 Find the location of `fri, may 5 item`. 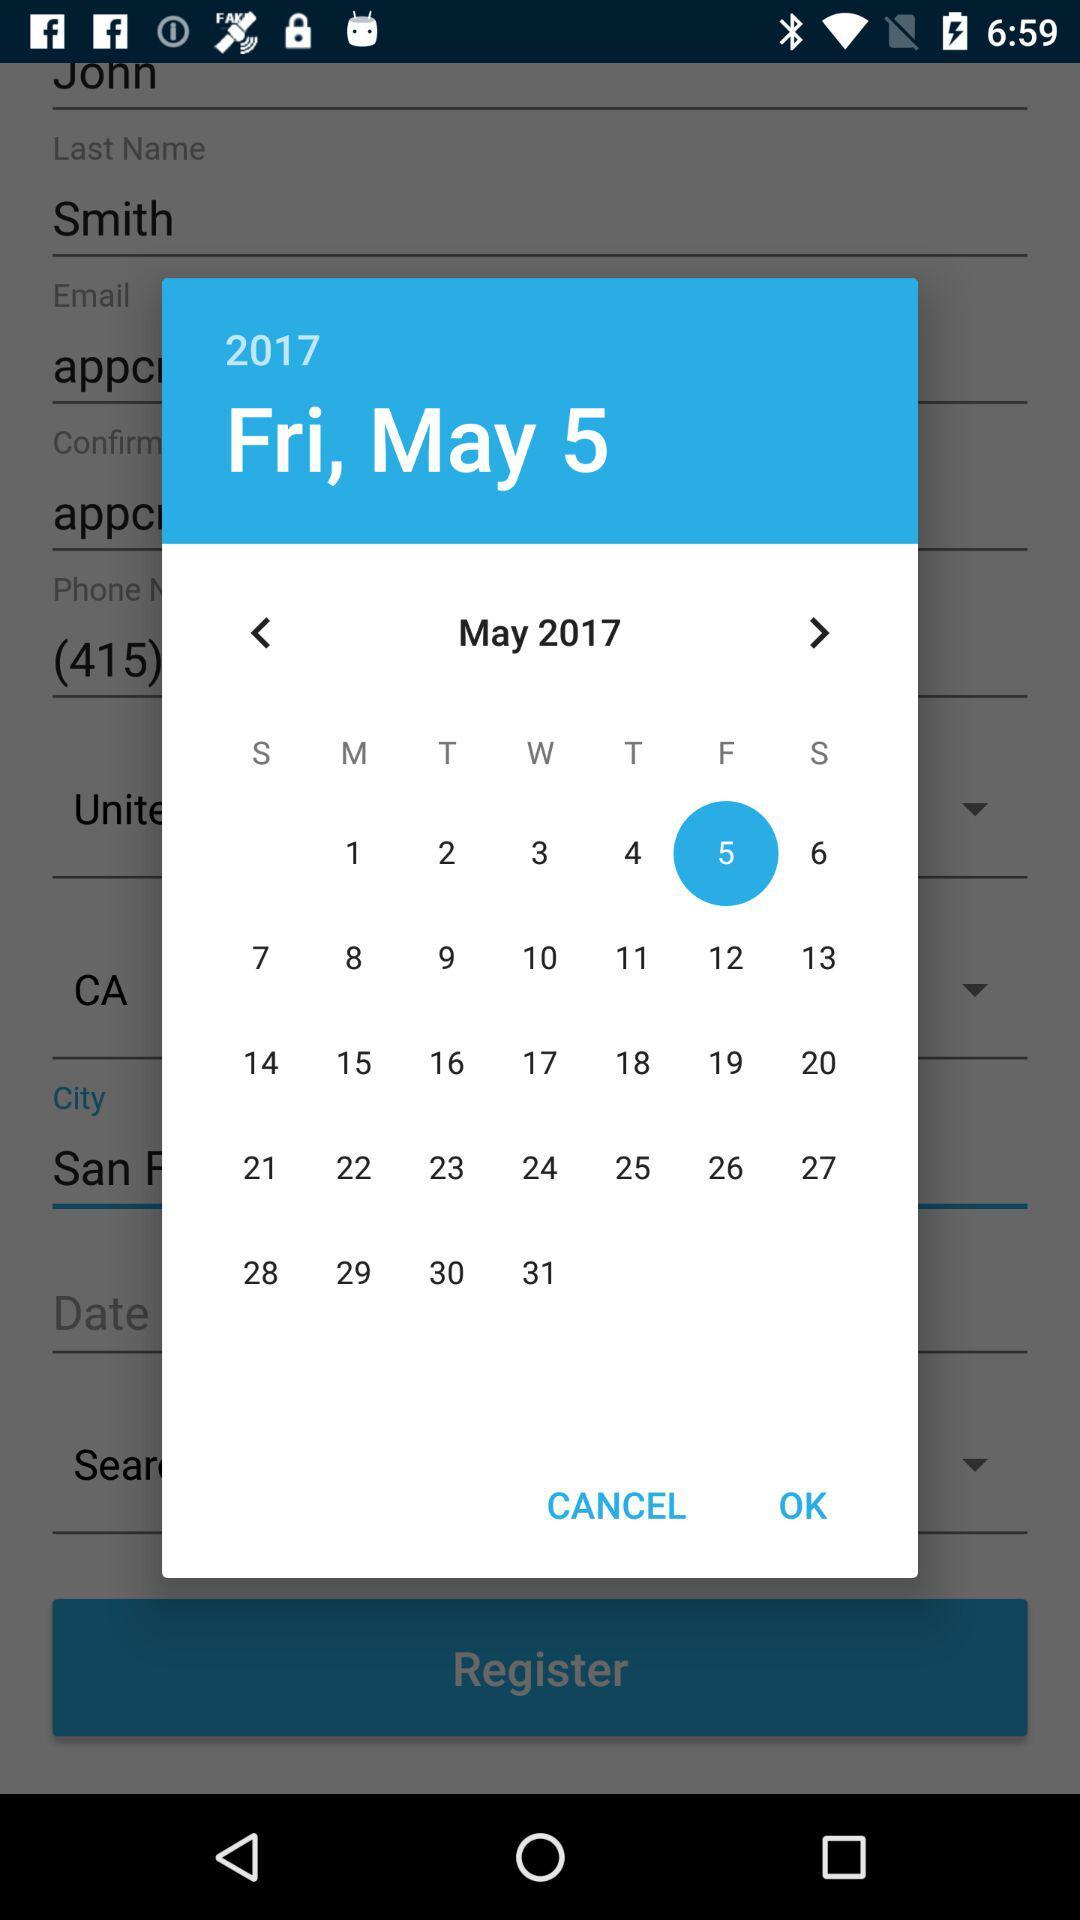

fri, may 5 item is located at coordinates (416, 435).